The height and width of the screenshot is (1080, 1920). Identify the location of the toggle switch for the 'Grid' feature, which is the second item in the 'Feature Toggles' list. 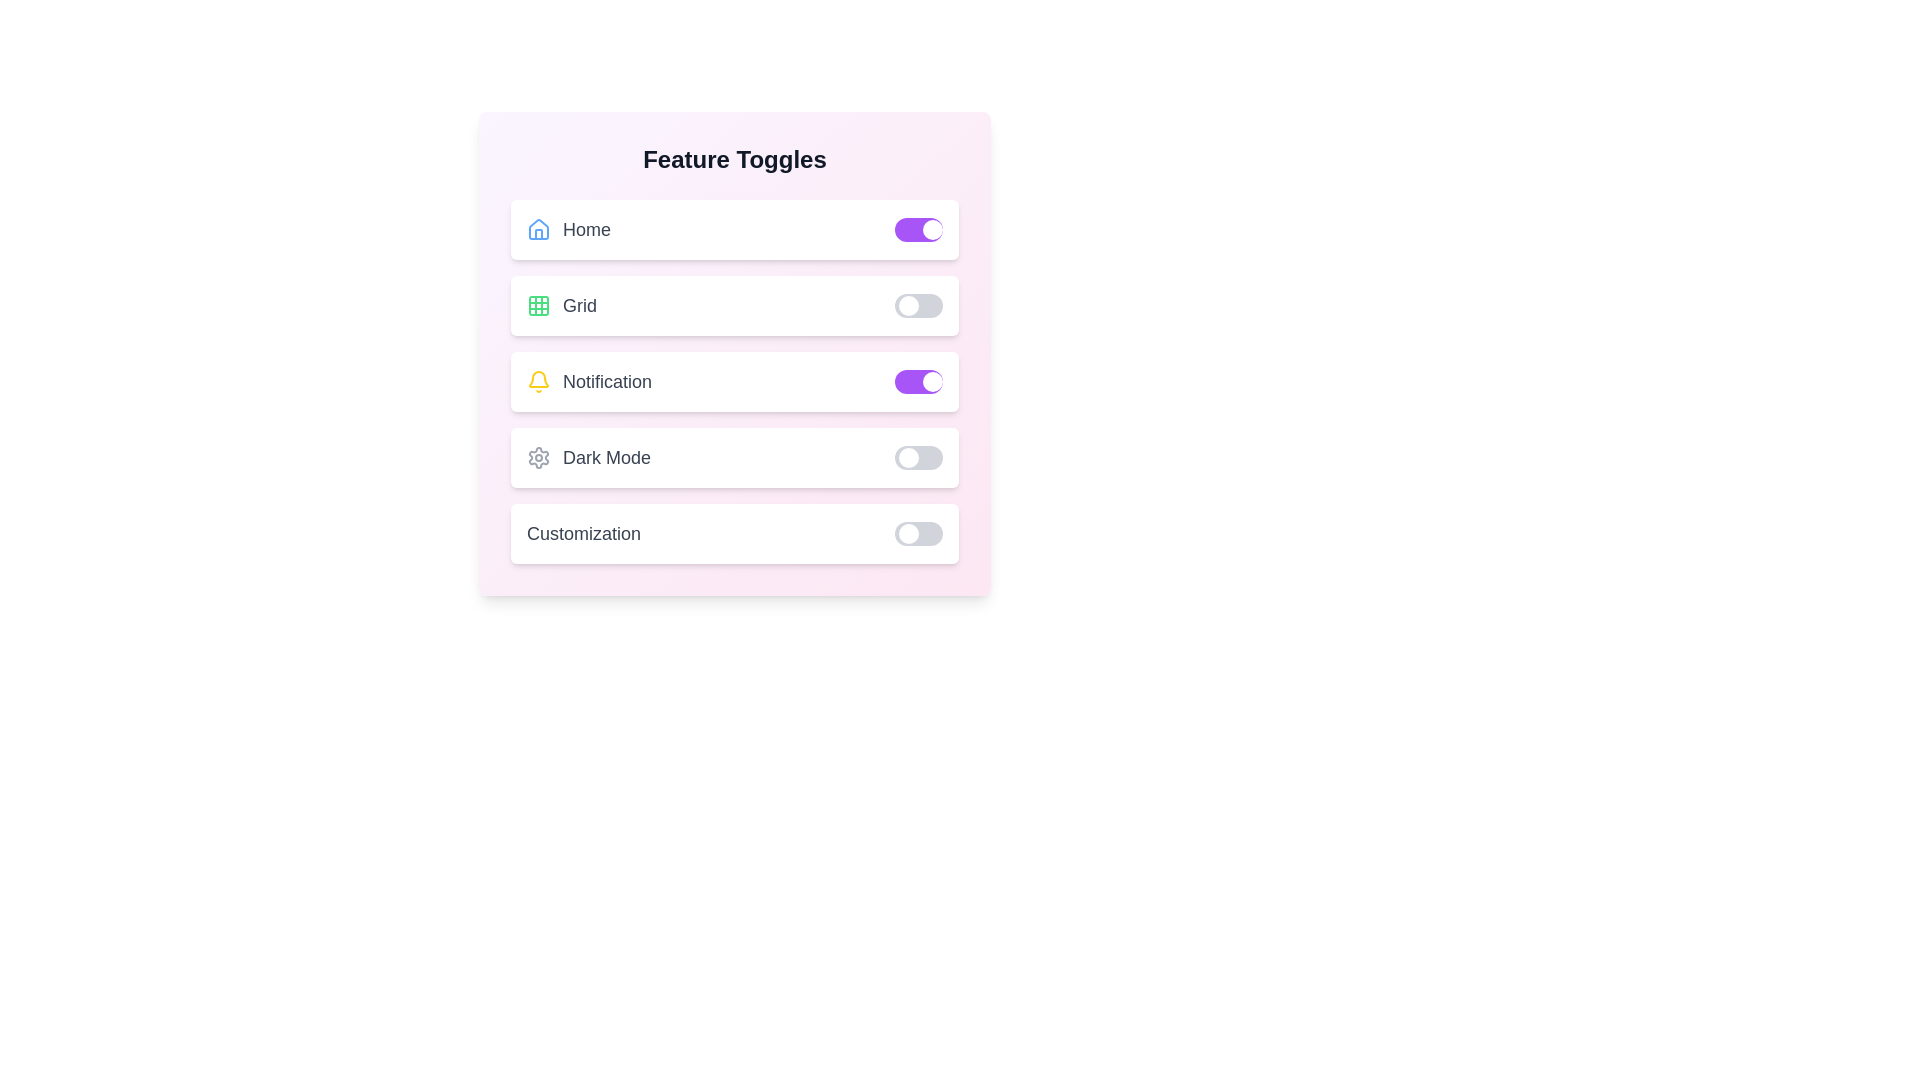
(733, 305).